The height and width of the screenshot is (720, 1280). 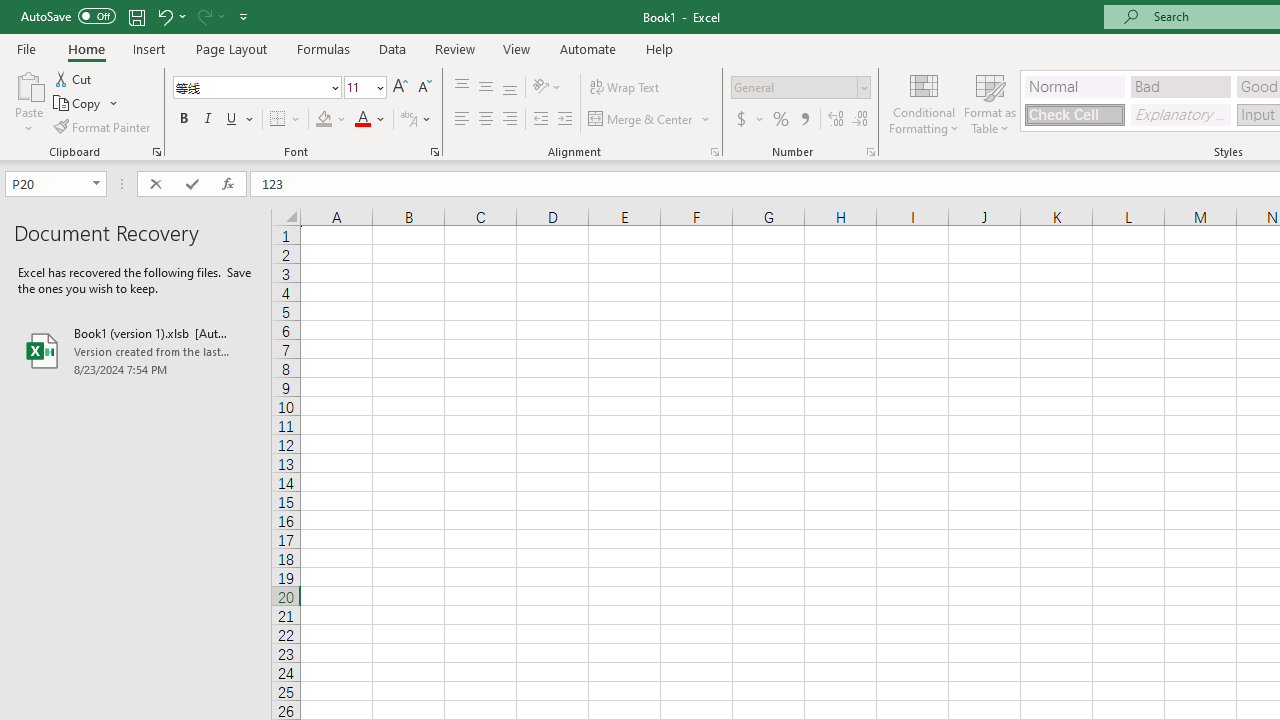 I want to click on 'Merge & Center', so click(x=650, y=119).